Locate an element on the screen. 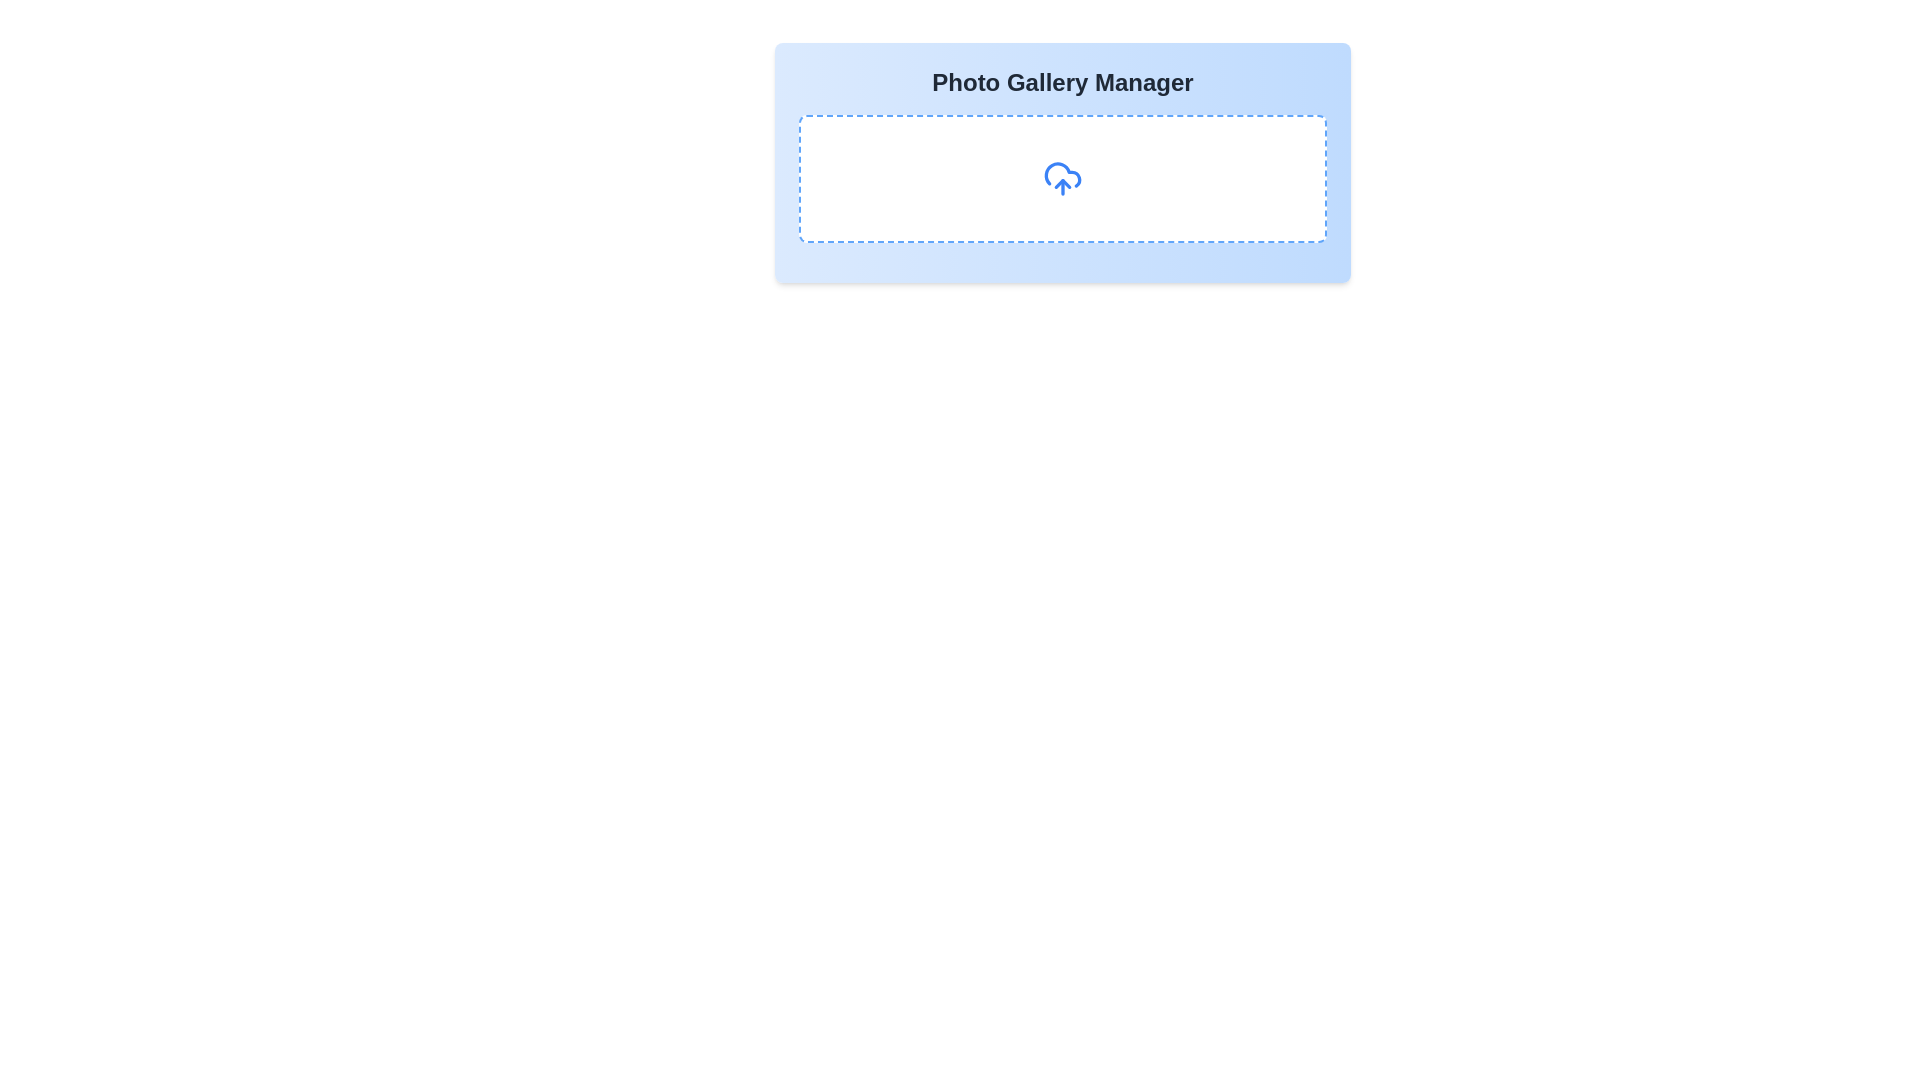  the cloud icon with an upward-pointing arrow, which is styled in vibrant blue color and located at the center of a dashed blue bordered box in the 'Photo Gallery Manager' interface to initiate a process is located at coordinates (1061, 177).